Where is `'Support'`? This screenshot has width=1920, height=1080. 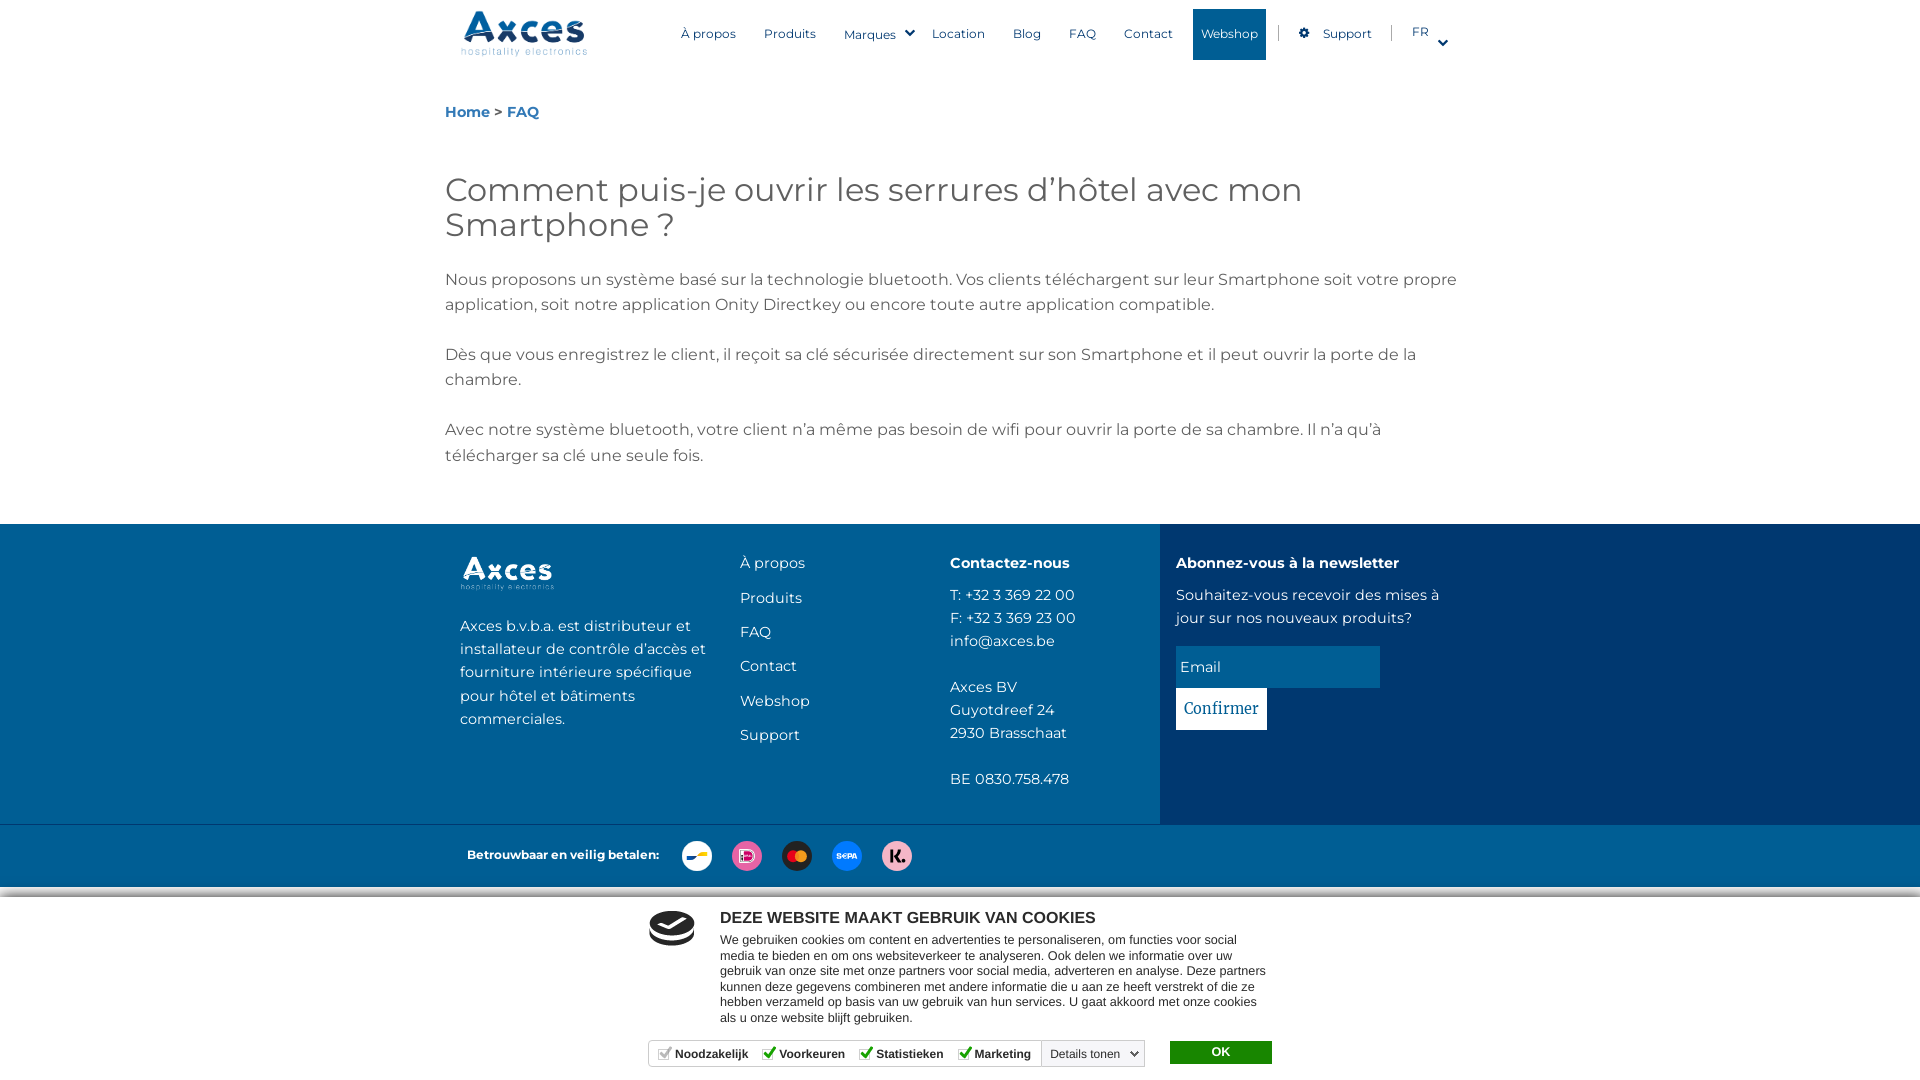 'Support' is located at coordinates (738, 735).